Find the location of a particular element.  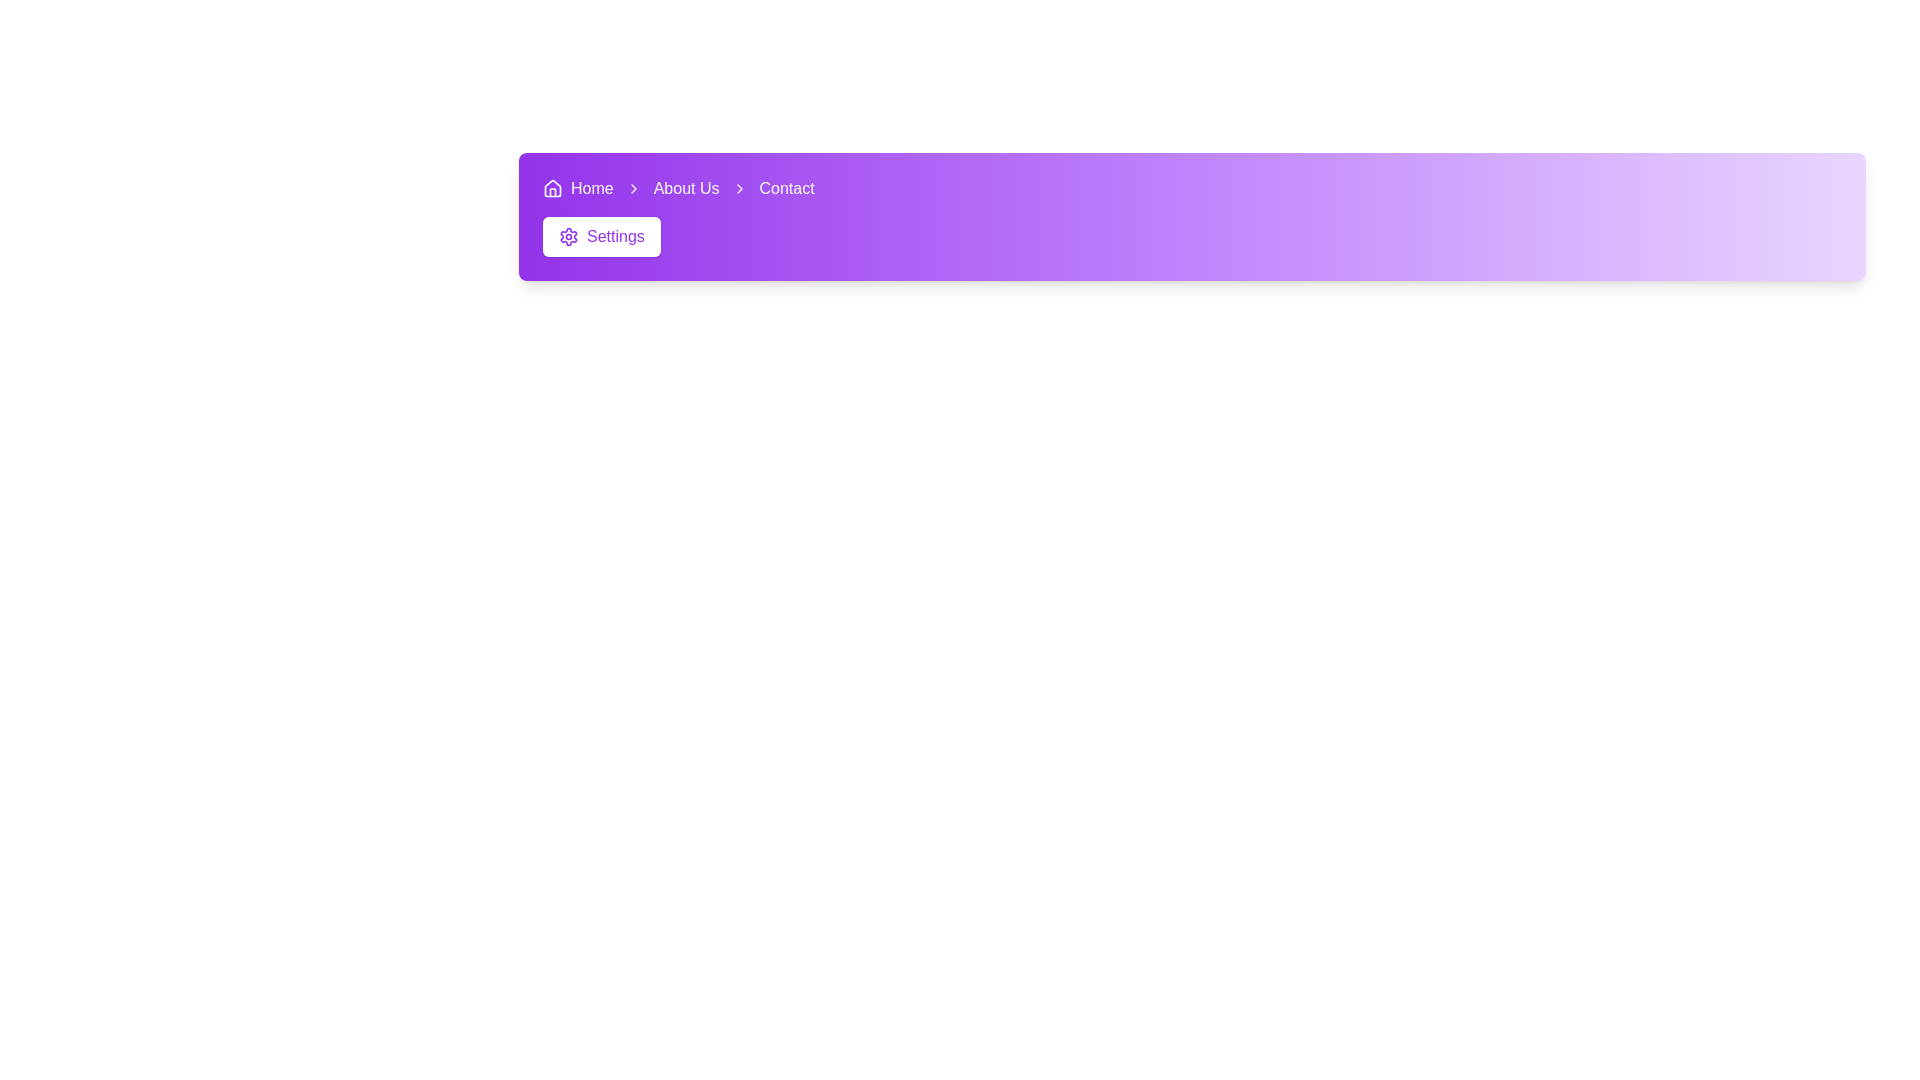

the 'Home' text label, which is displayed in white font on a purple background, to retrieve information about the current location is located at coordinates (591, 189).